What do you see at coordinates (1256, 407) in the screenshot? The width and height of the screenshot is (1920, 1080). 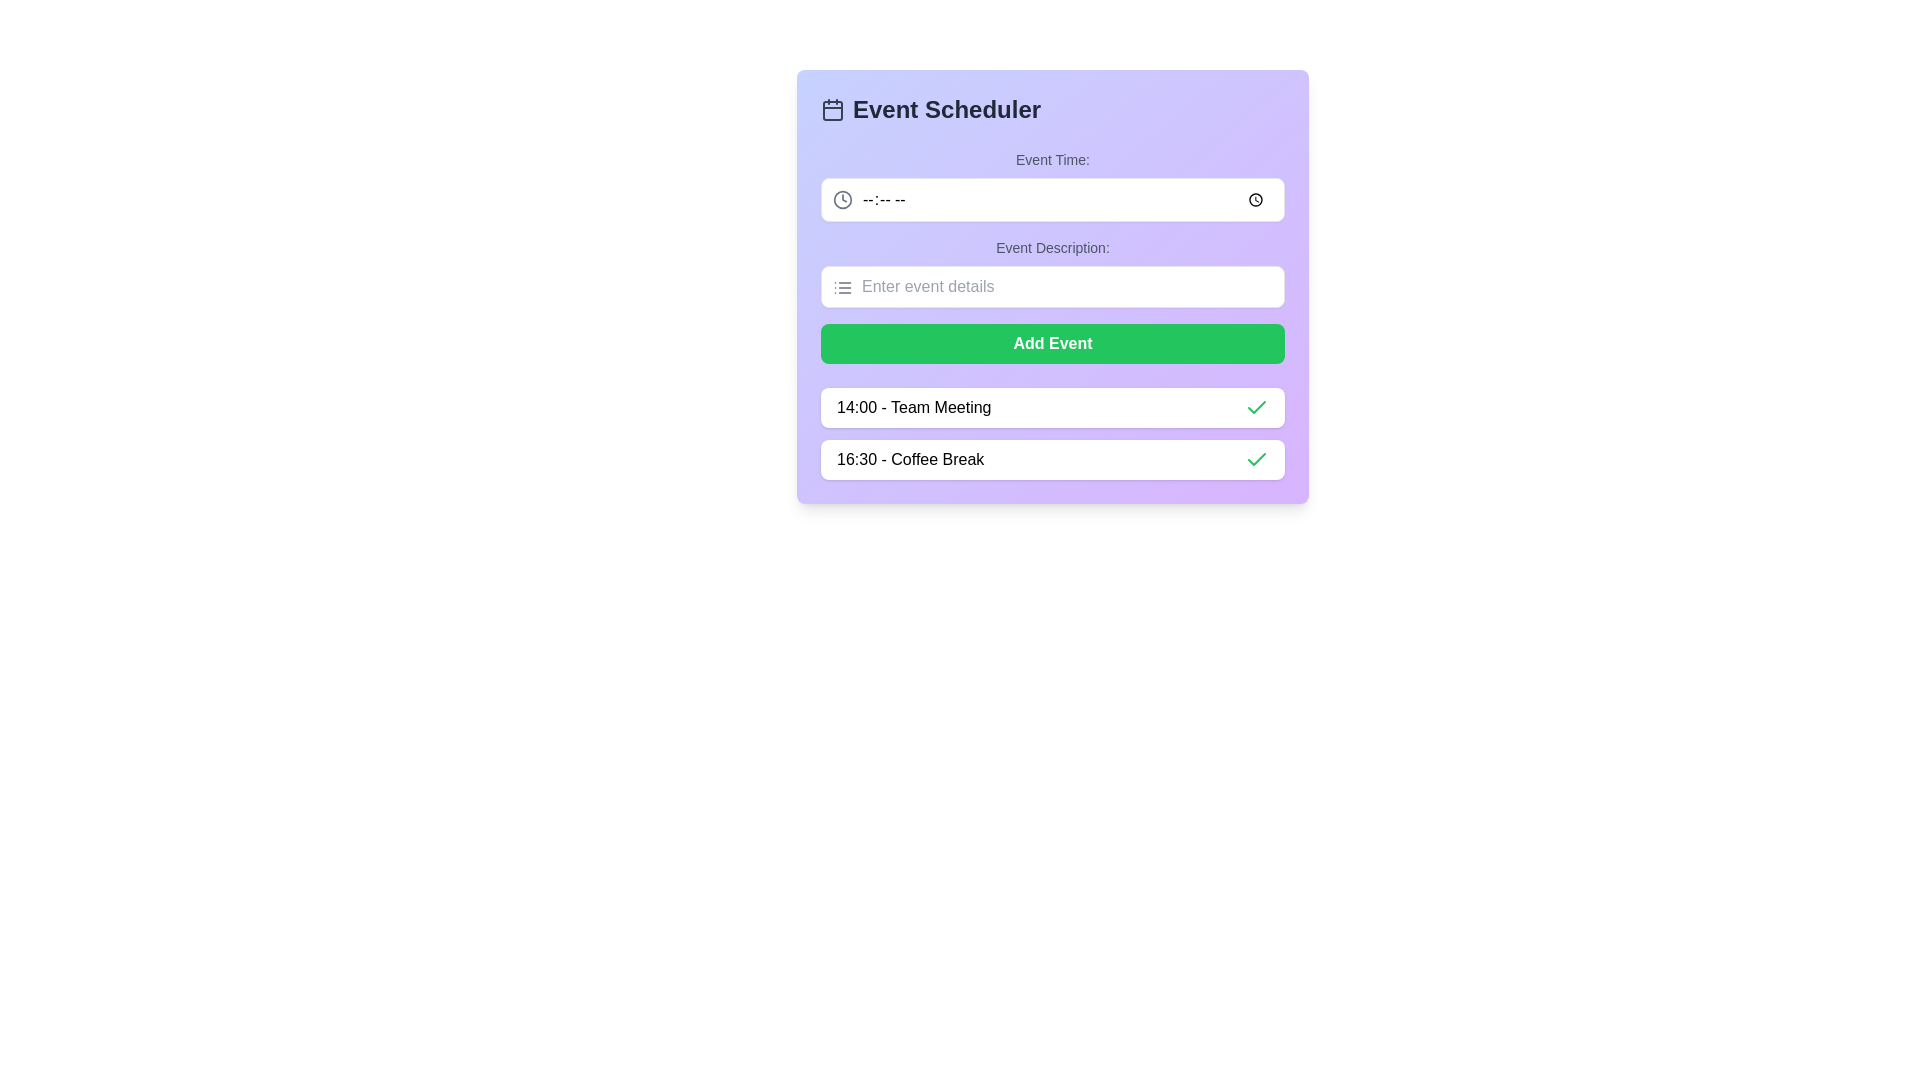 I see `the green checkmark icon that indicates the completion of the '14:00 - Team Meeting' task` at bounding box center [1256, 407].